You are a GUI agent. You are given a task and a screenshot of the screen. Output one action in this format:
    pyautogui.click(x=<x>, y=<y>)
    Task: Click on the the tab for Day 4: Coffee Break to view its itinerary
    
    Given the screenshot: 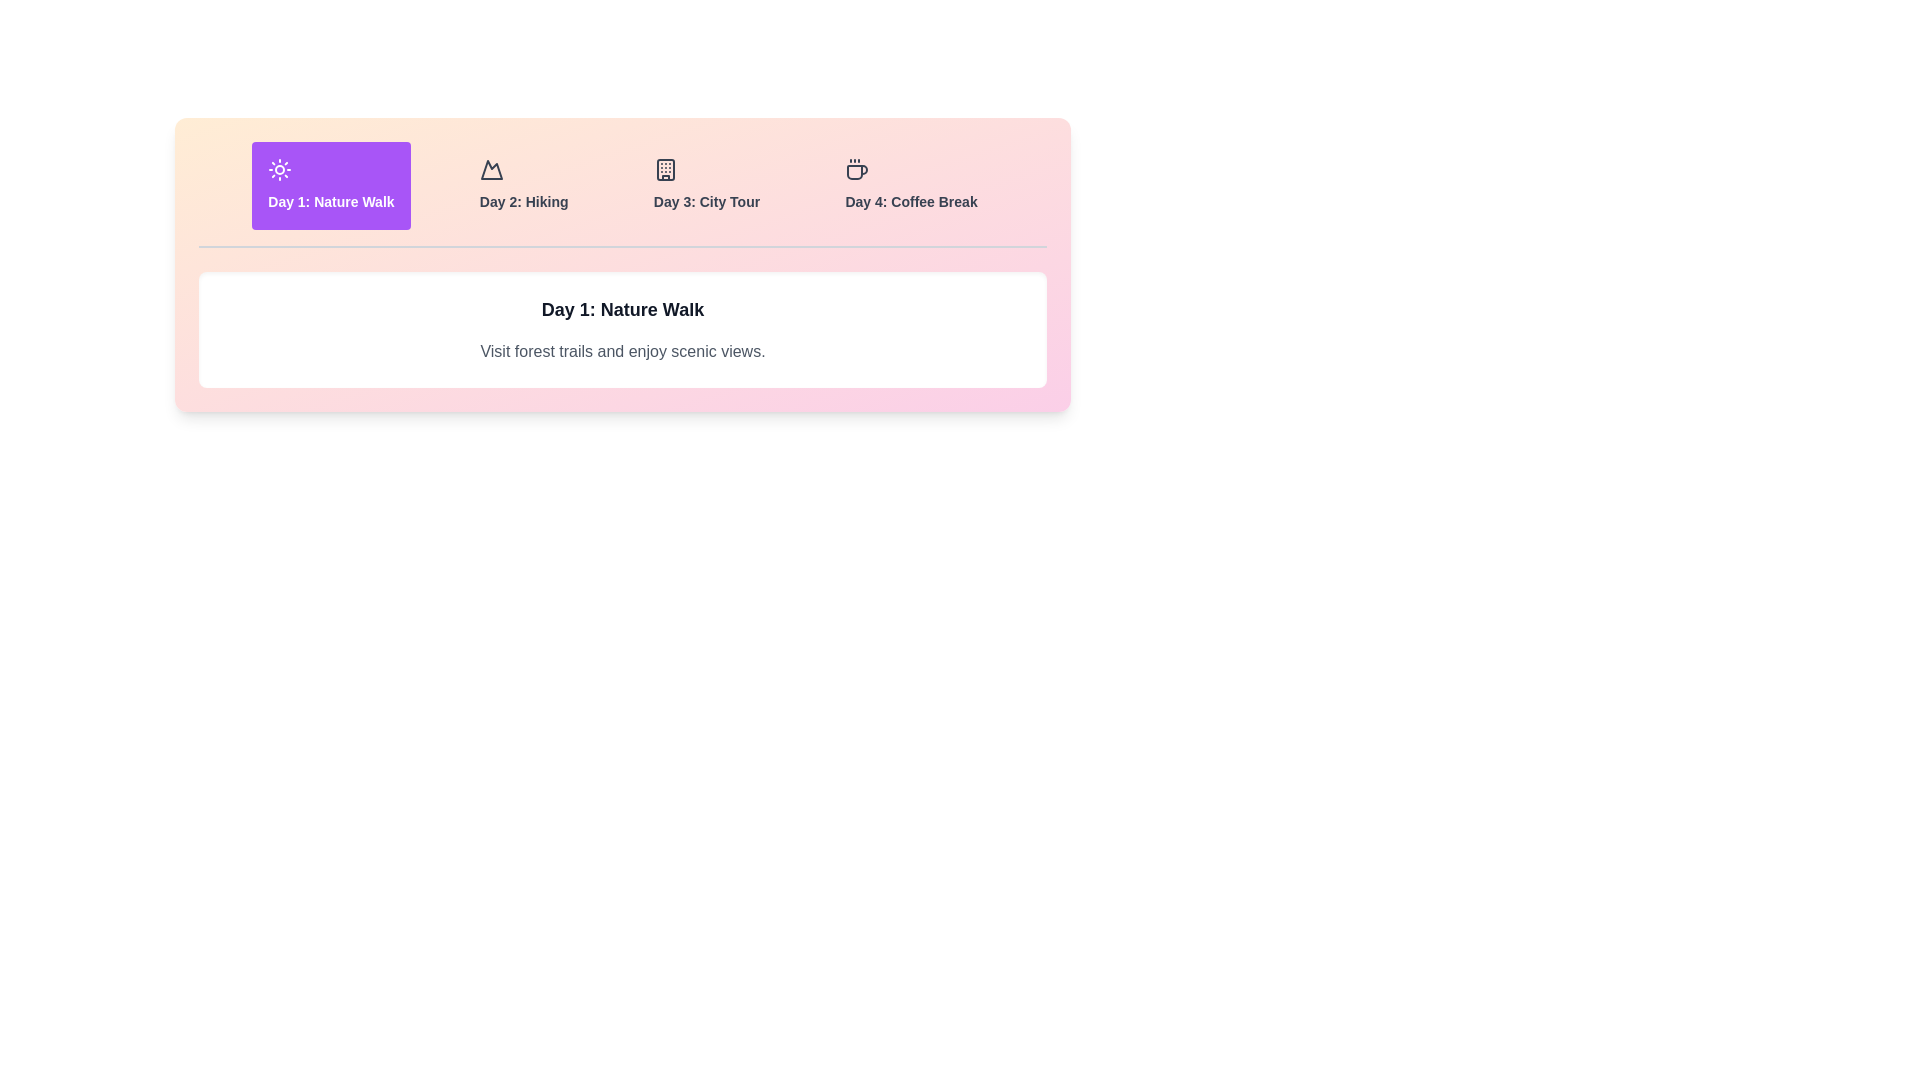 What is the action you would take?
    pyautogui.click(x=910, y=185)
    